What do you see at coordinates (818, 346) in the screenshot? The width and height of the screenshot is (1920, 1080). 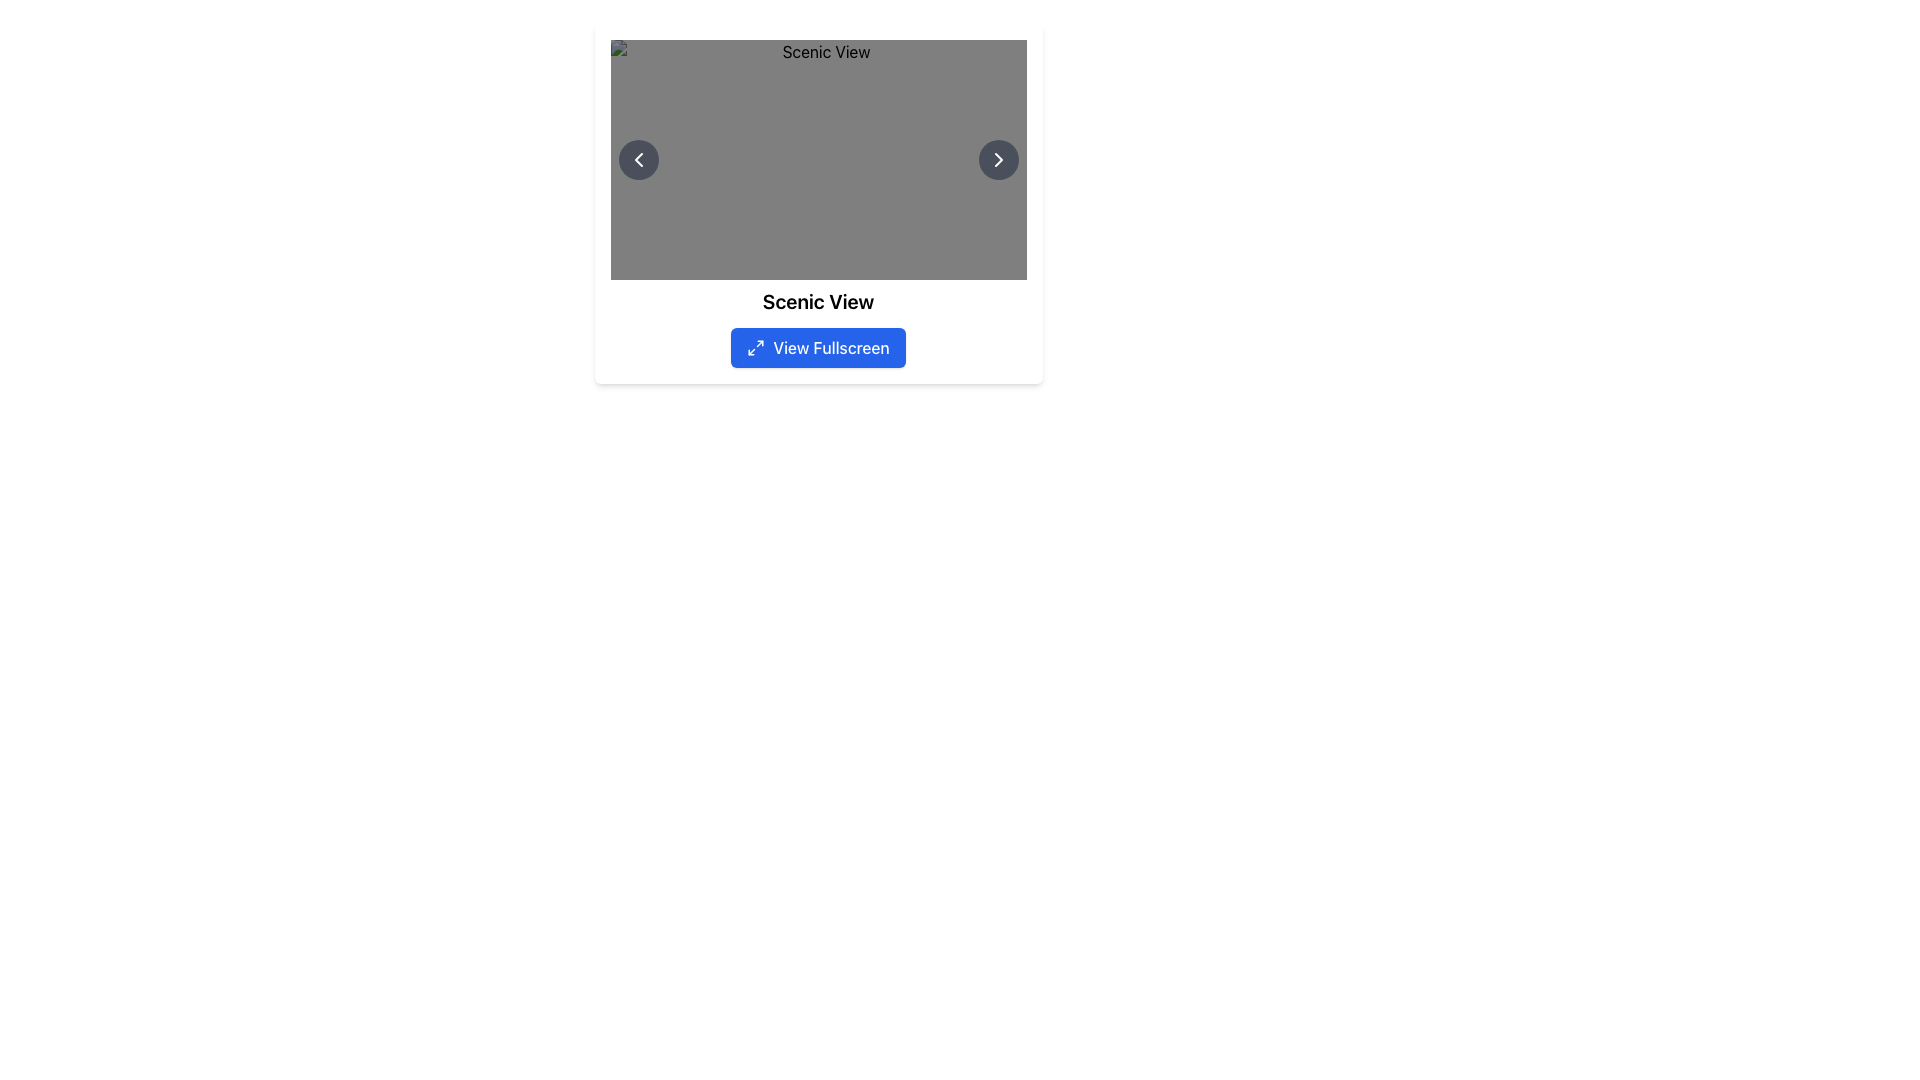 I see `the fullscreen toggle button located below the 'Scenic View' heading` at bounding box center [818, 346].